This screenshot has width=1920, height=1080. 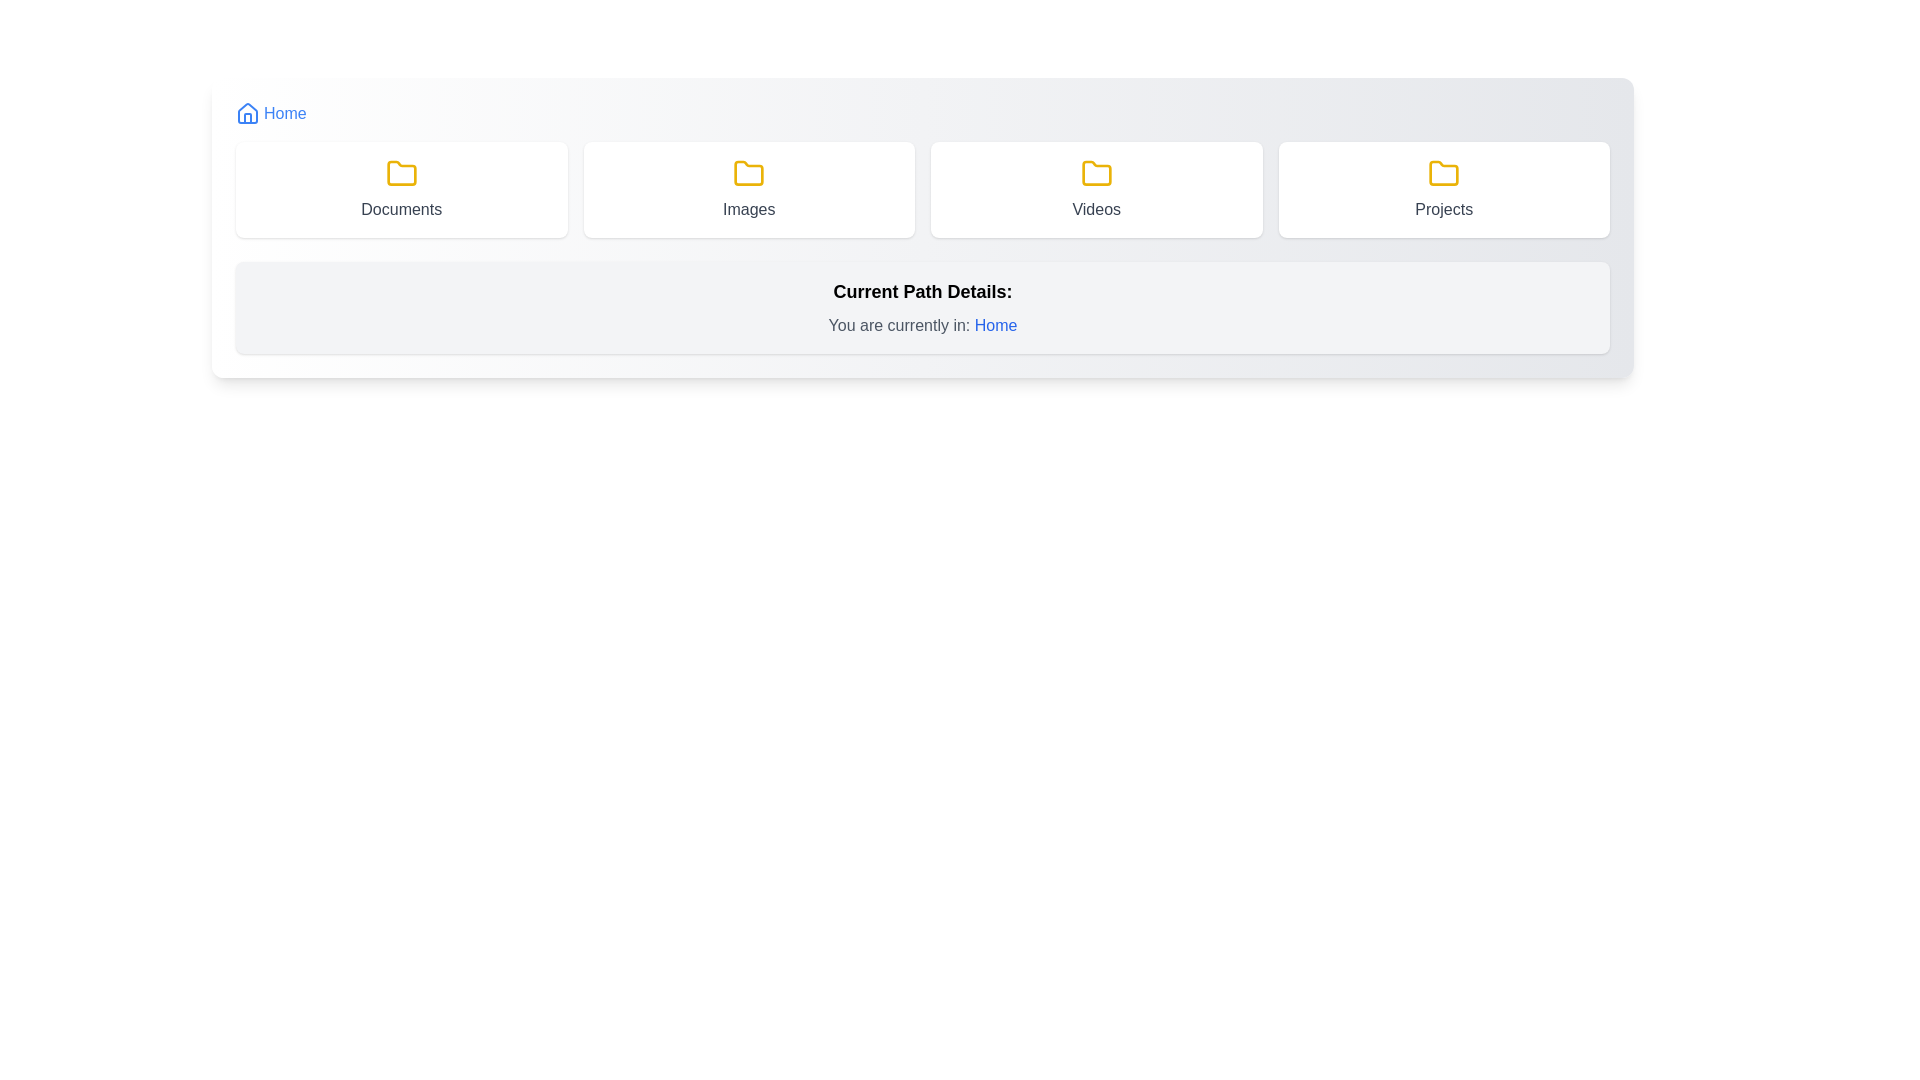 I want to click on the static label text reading 'Videos' that is styled with a smaller font size and gray text color, positioned below a yellow folder icon within the third folder icon-card in a horizontal row, so click(x=1095, y=209).